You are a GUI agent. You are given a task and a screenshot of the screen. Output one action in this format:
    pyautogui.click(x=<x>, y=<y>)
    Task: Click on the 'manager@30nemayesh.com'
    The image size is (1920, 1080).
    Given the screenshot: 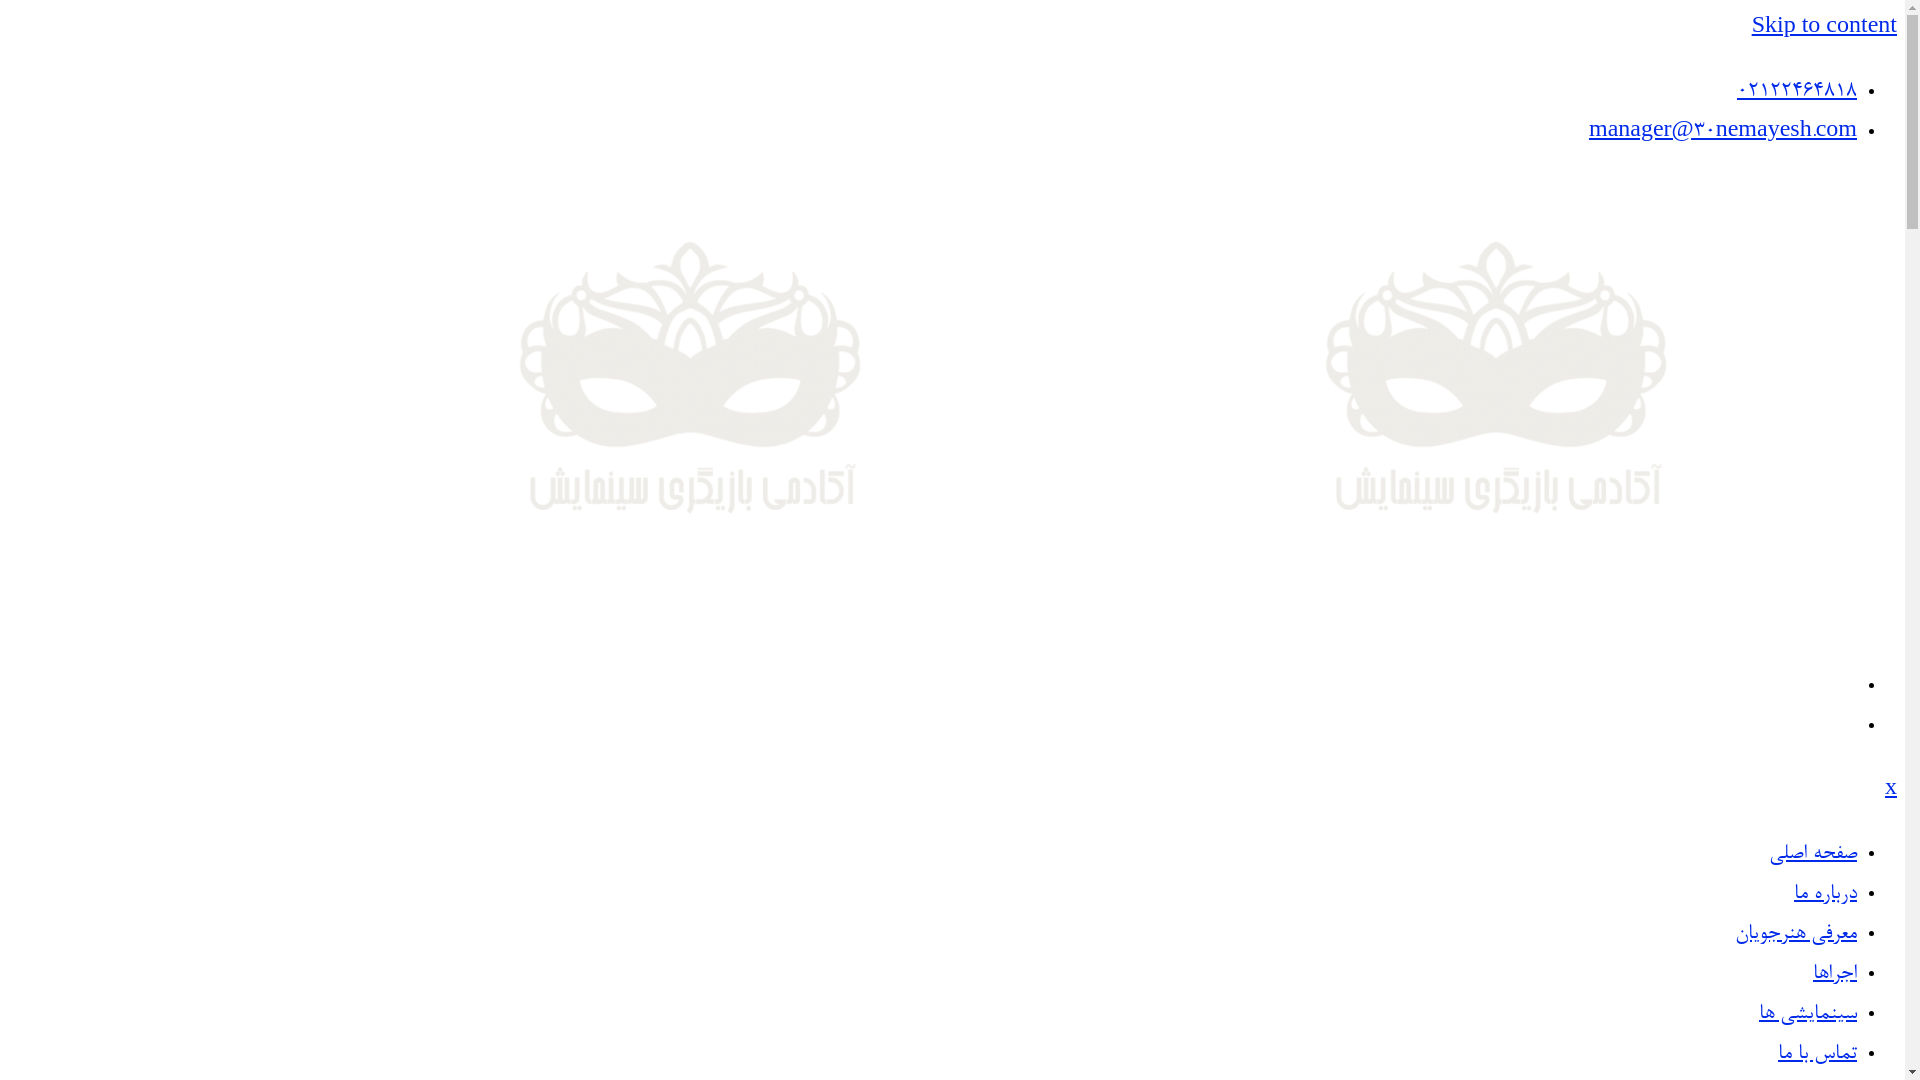 What is the action you would take?
    pyautogui.click(x=1722, y=131)
    